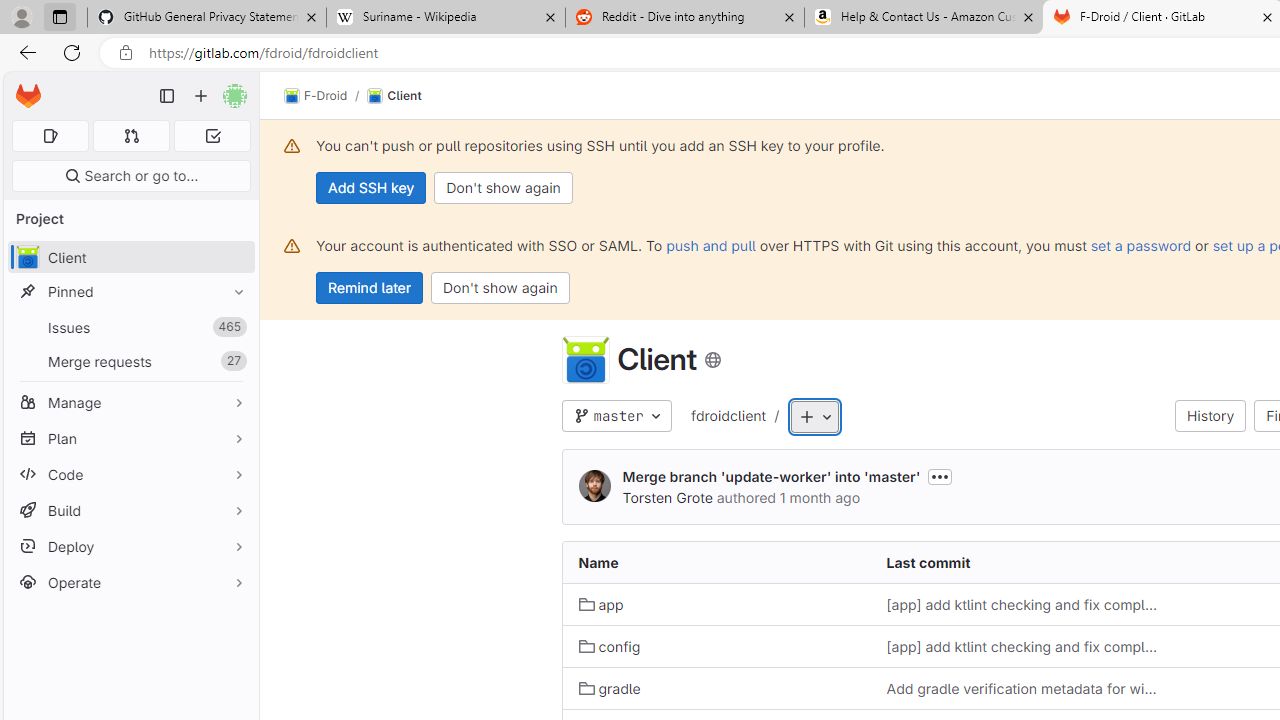 The image size is (1280, 720). What do you see at coordinates (130, 509) in the screenshot?
I see `'Build'` at bounding box center [130, 509].